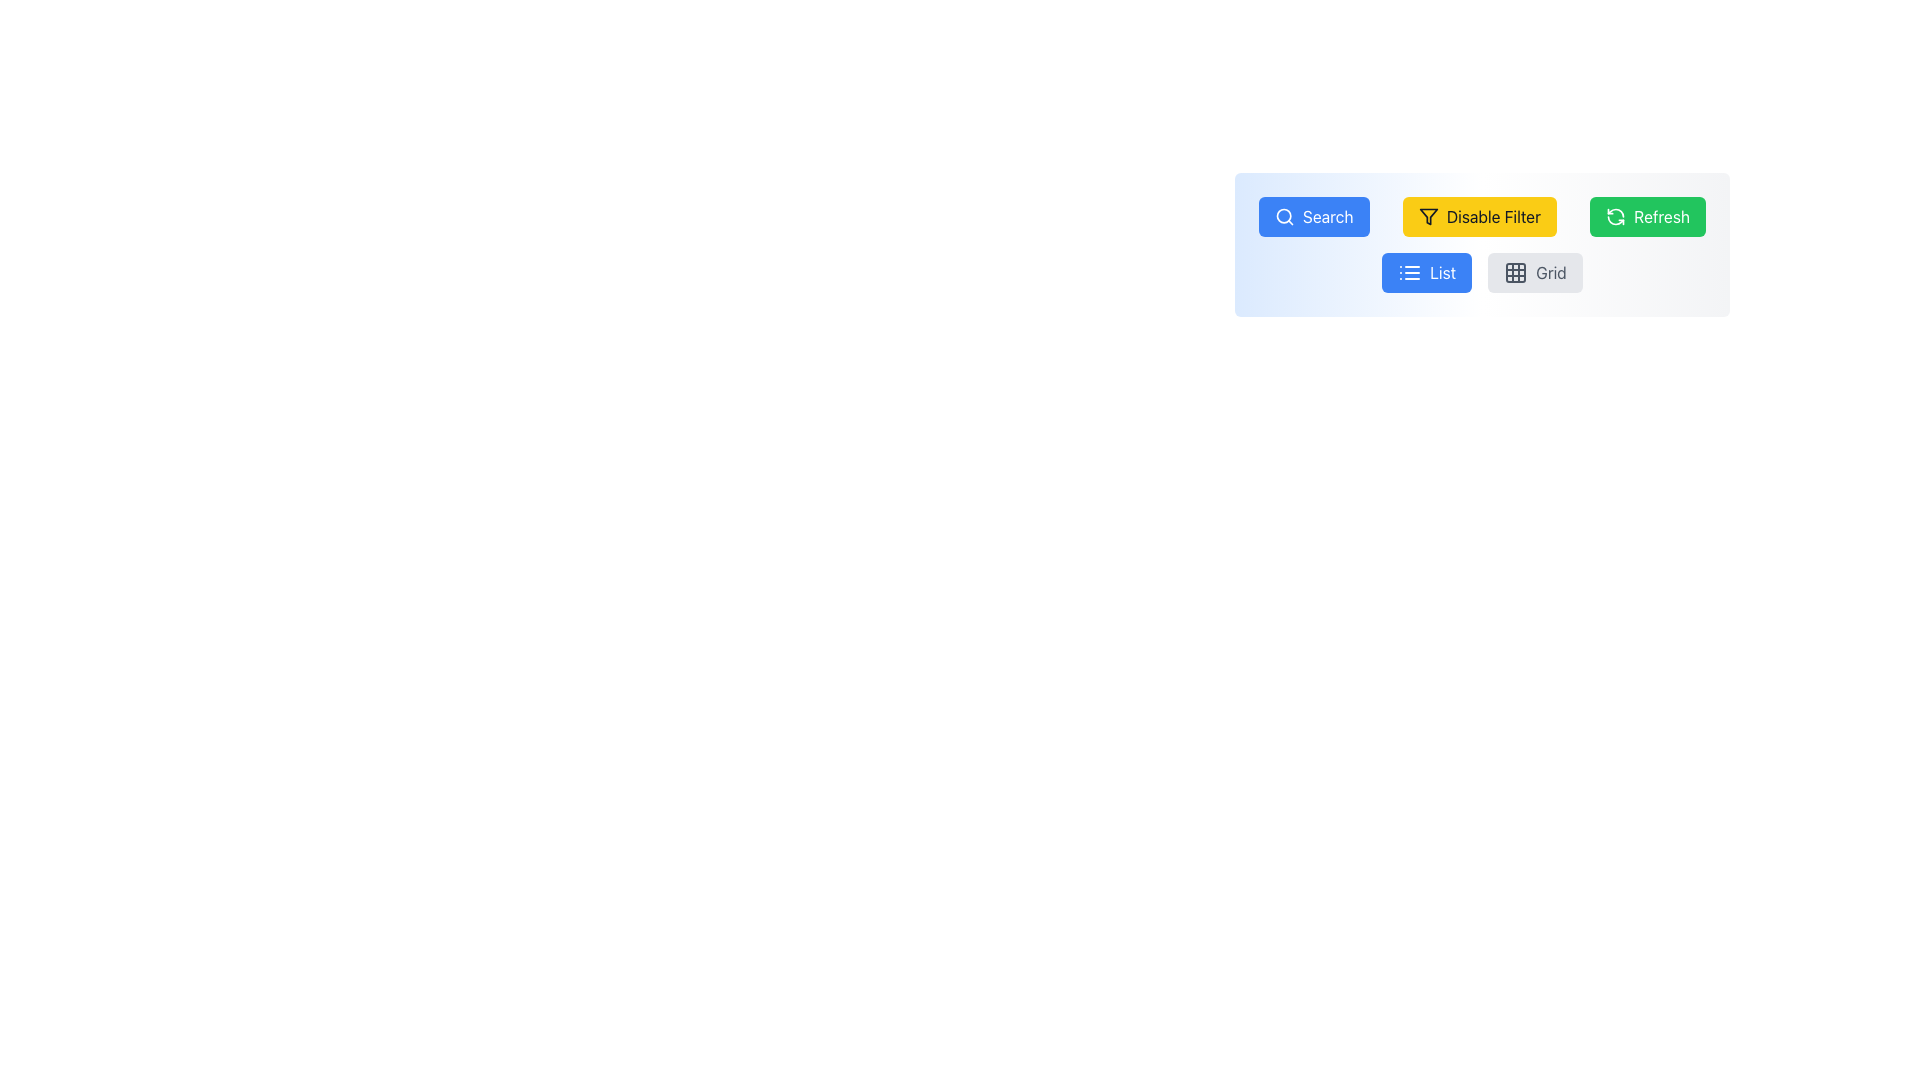 Image resolution: width=1920 pixels, height=1080 pixels. Describe the element at coordinates (1482, 273) in the screenshot. I see `the 'Grid' toggle button, which is part of a group of toggle buttons labeled 'List' and 'Grid'` at that location.